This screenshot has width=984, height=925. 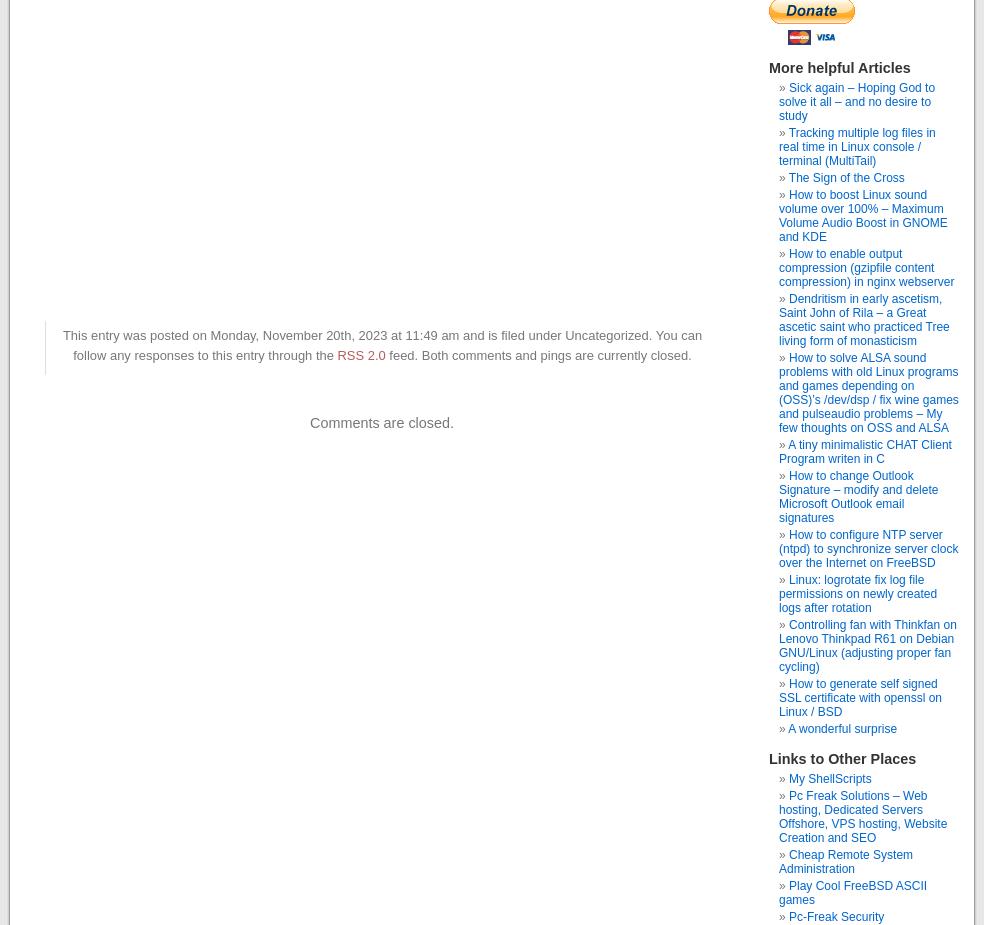 I want to click on 'How to generate self signed SSL certificate with openssl on Linux / BSD', so click(x=859, y=698).